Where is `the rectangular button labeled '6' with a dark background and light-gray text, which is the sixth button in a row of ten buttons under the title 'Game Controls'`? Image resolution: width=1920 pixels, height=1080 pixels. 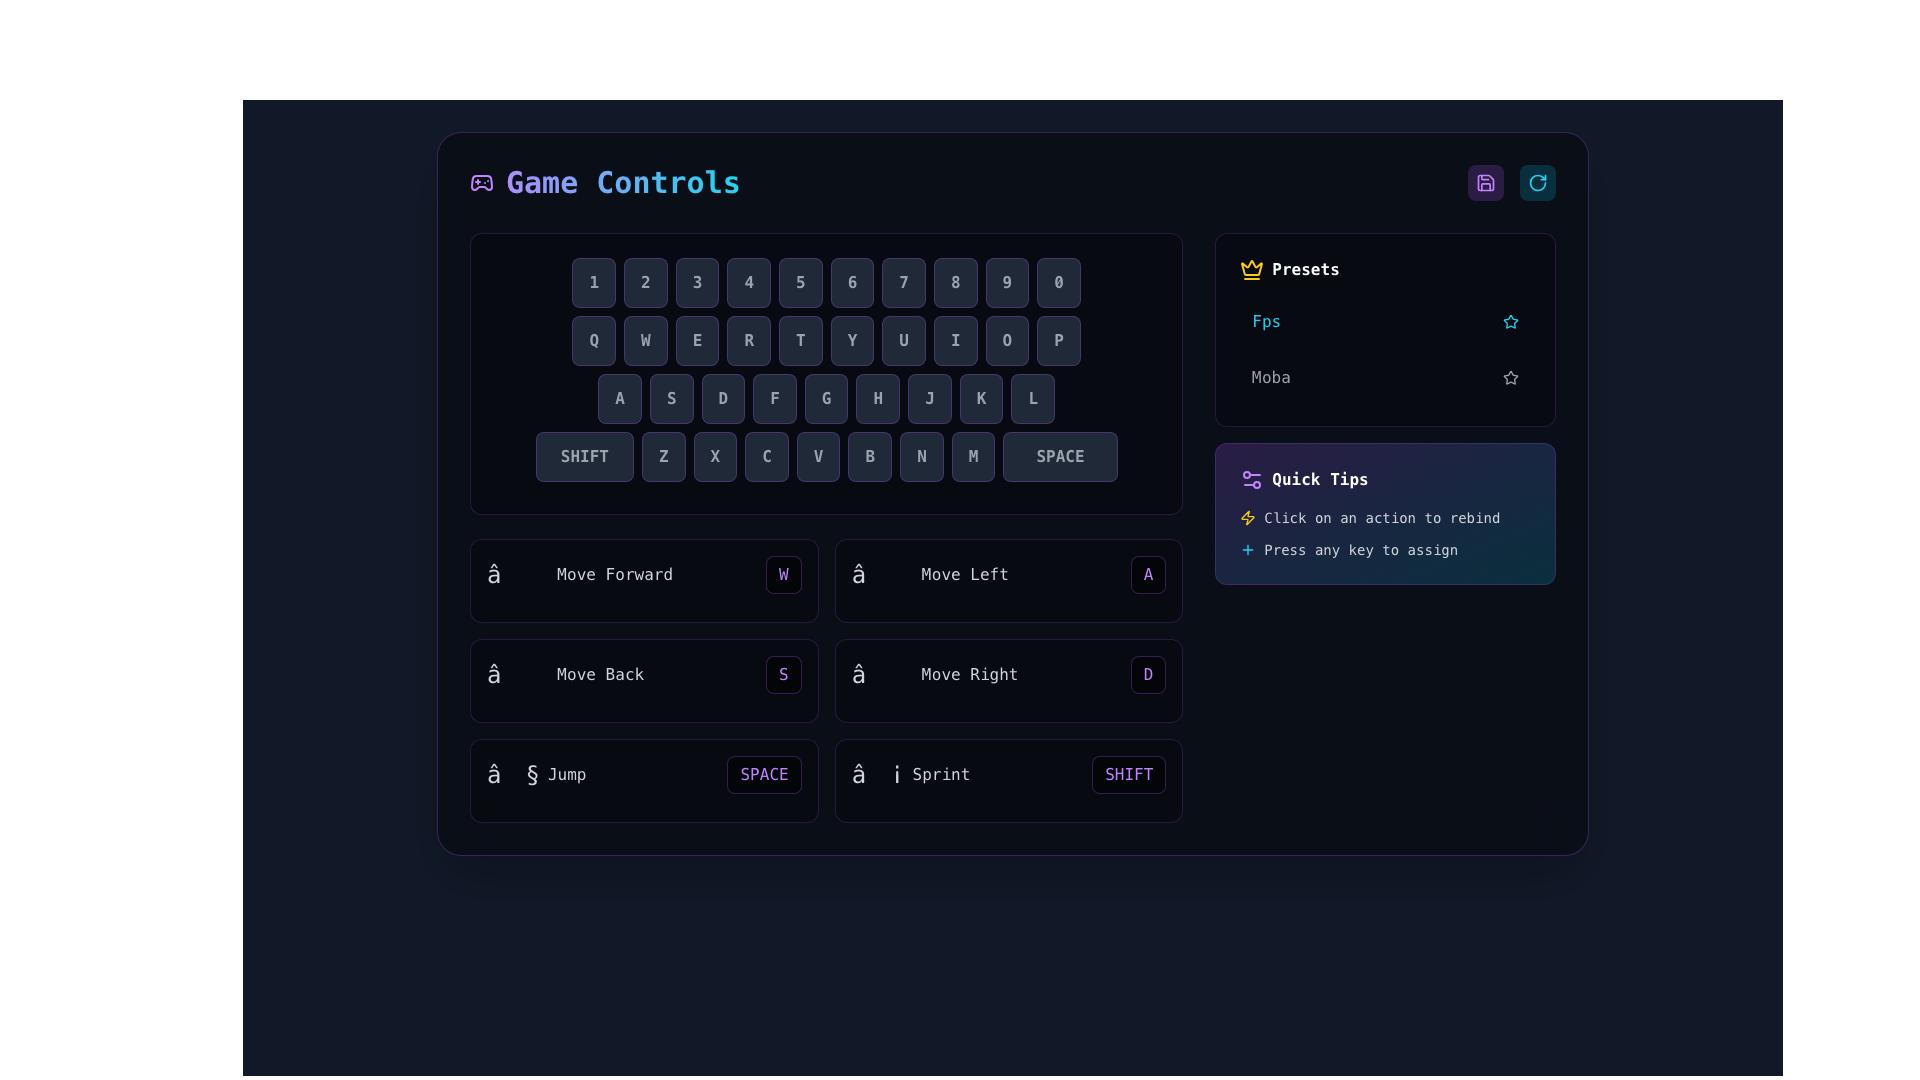 the rectangular button labeled '6' with a dark background and light-gray text, which is the sixth button in a row of ten buttons under the title 'Game Controls' is located at coordinates (852, 282).